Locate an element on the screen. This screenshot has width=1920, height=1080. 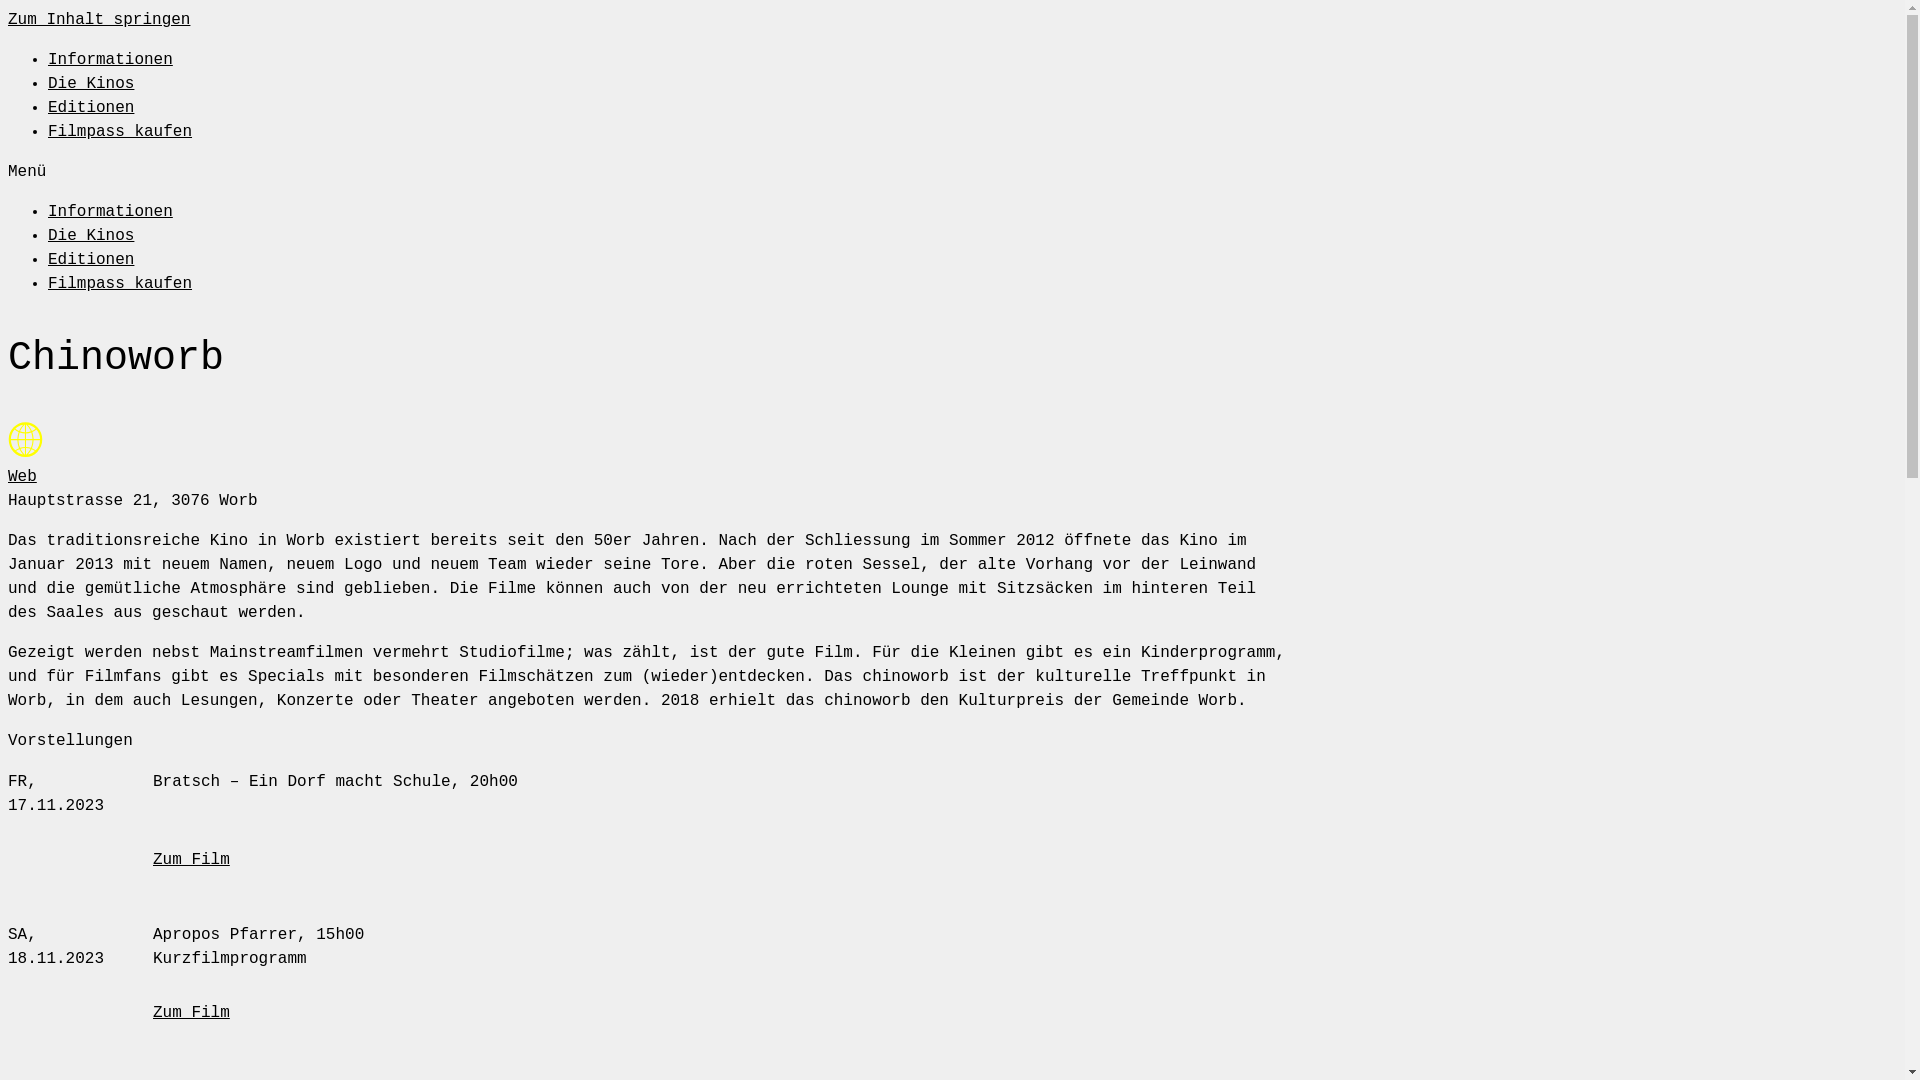
'Die Kinos' is located at coordinates (48, 83).